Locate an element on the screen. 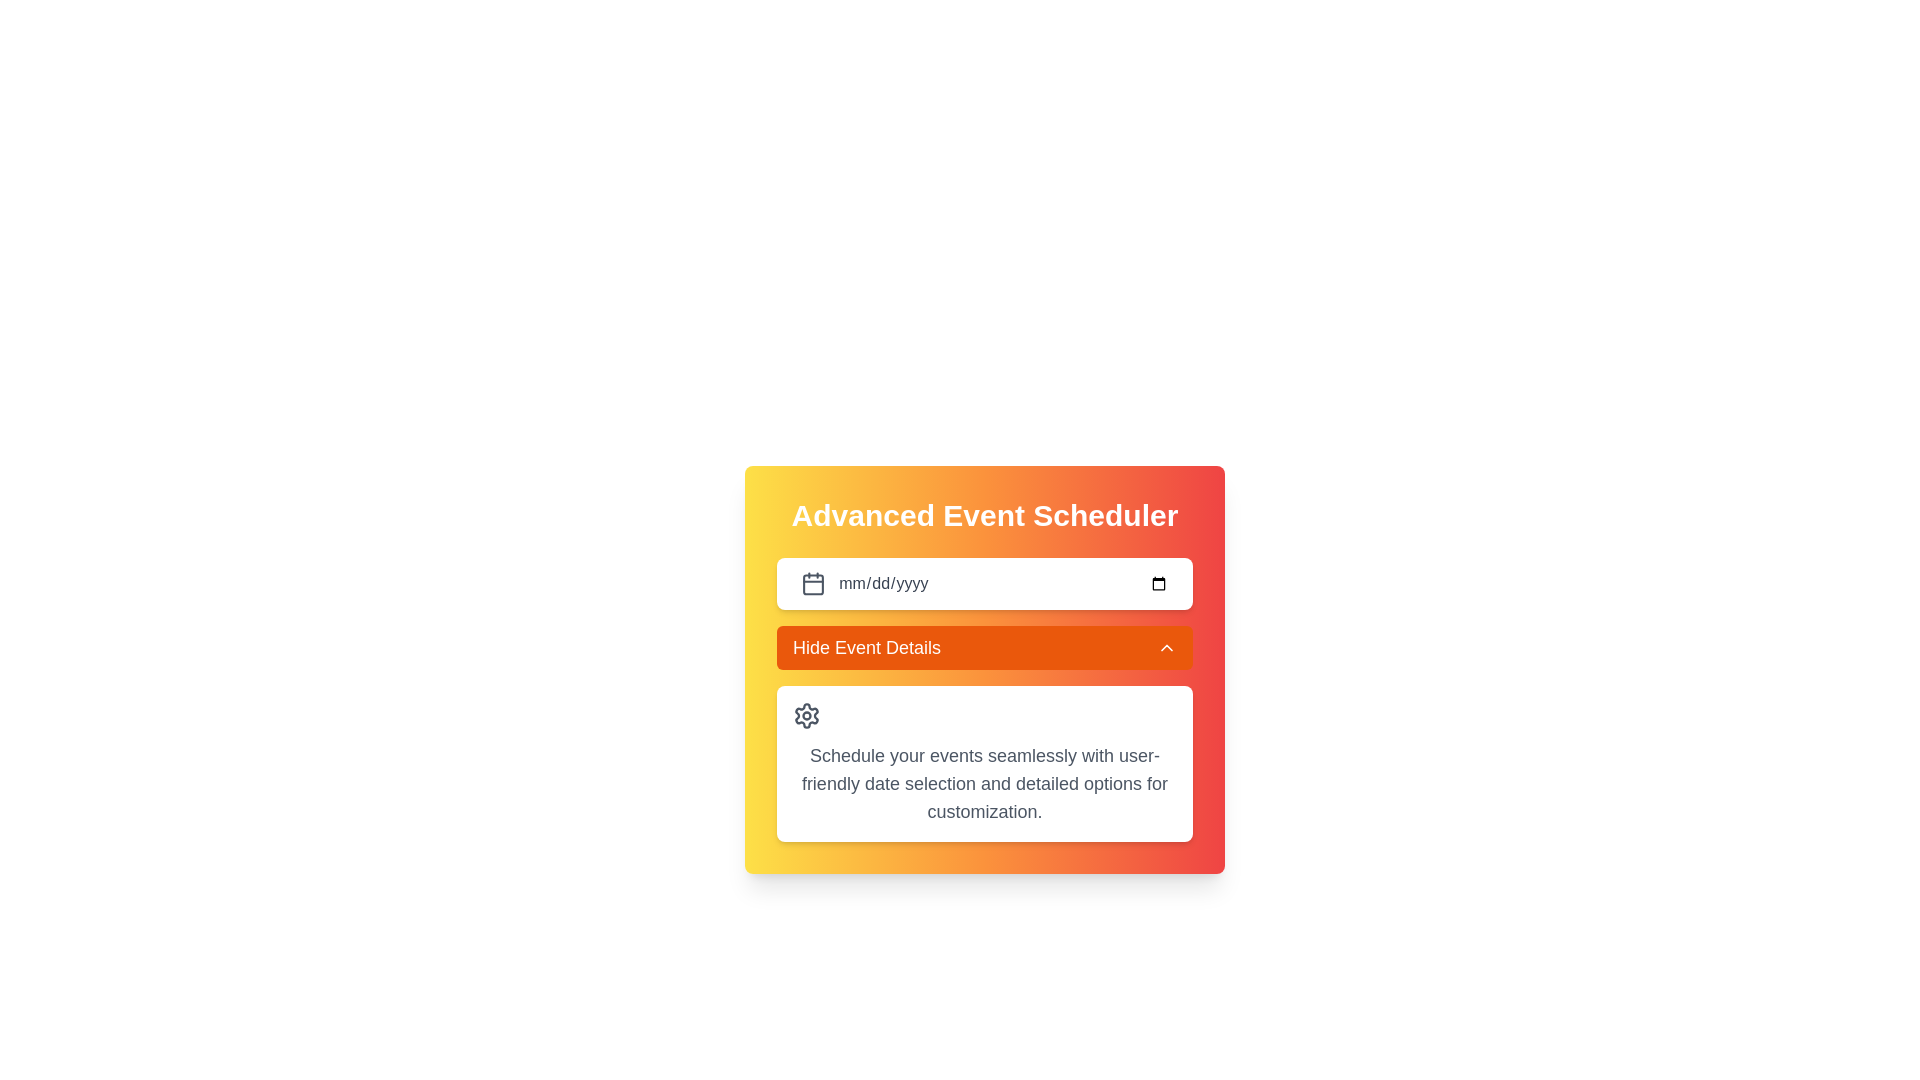 This screenshot has height=1080, width=1920. the descriptive text block providing contextual information about scheduling events, located below the settings icon within a white panel at the bottom of a larger card interface is located at coordinates (984, 782).